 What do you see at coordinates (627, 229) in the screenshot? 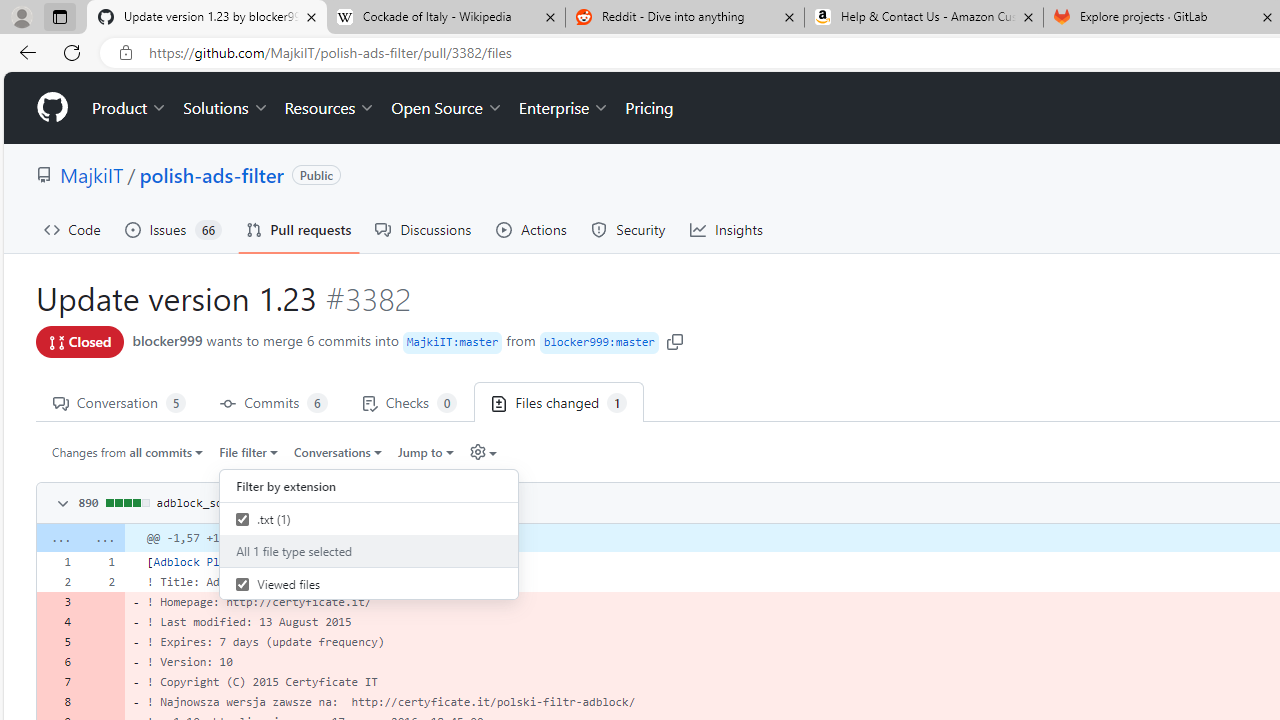
I see `'Security'` at bounding box center [627, 229].